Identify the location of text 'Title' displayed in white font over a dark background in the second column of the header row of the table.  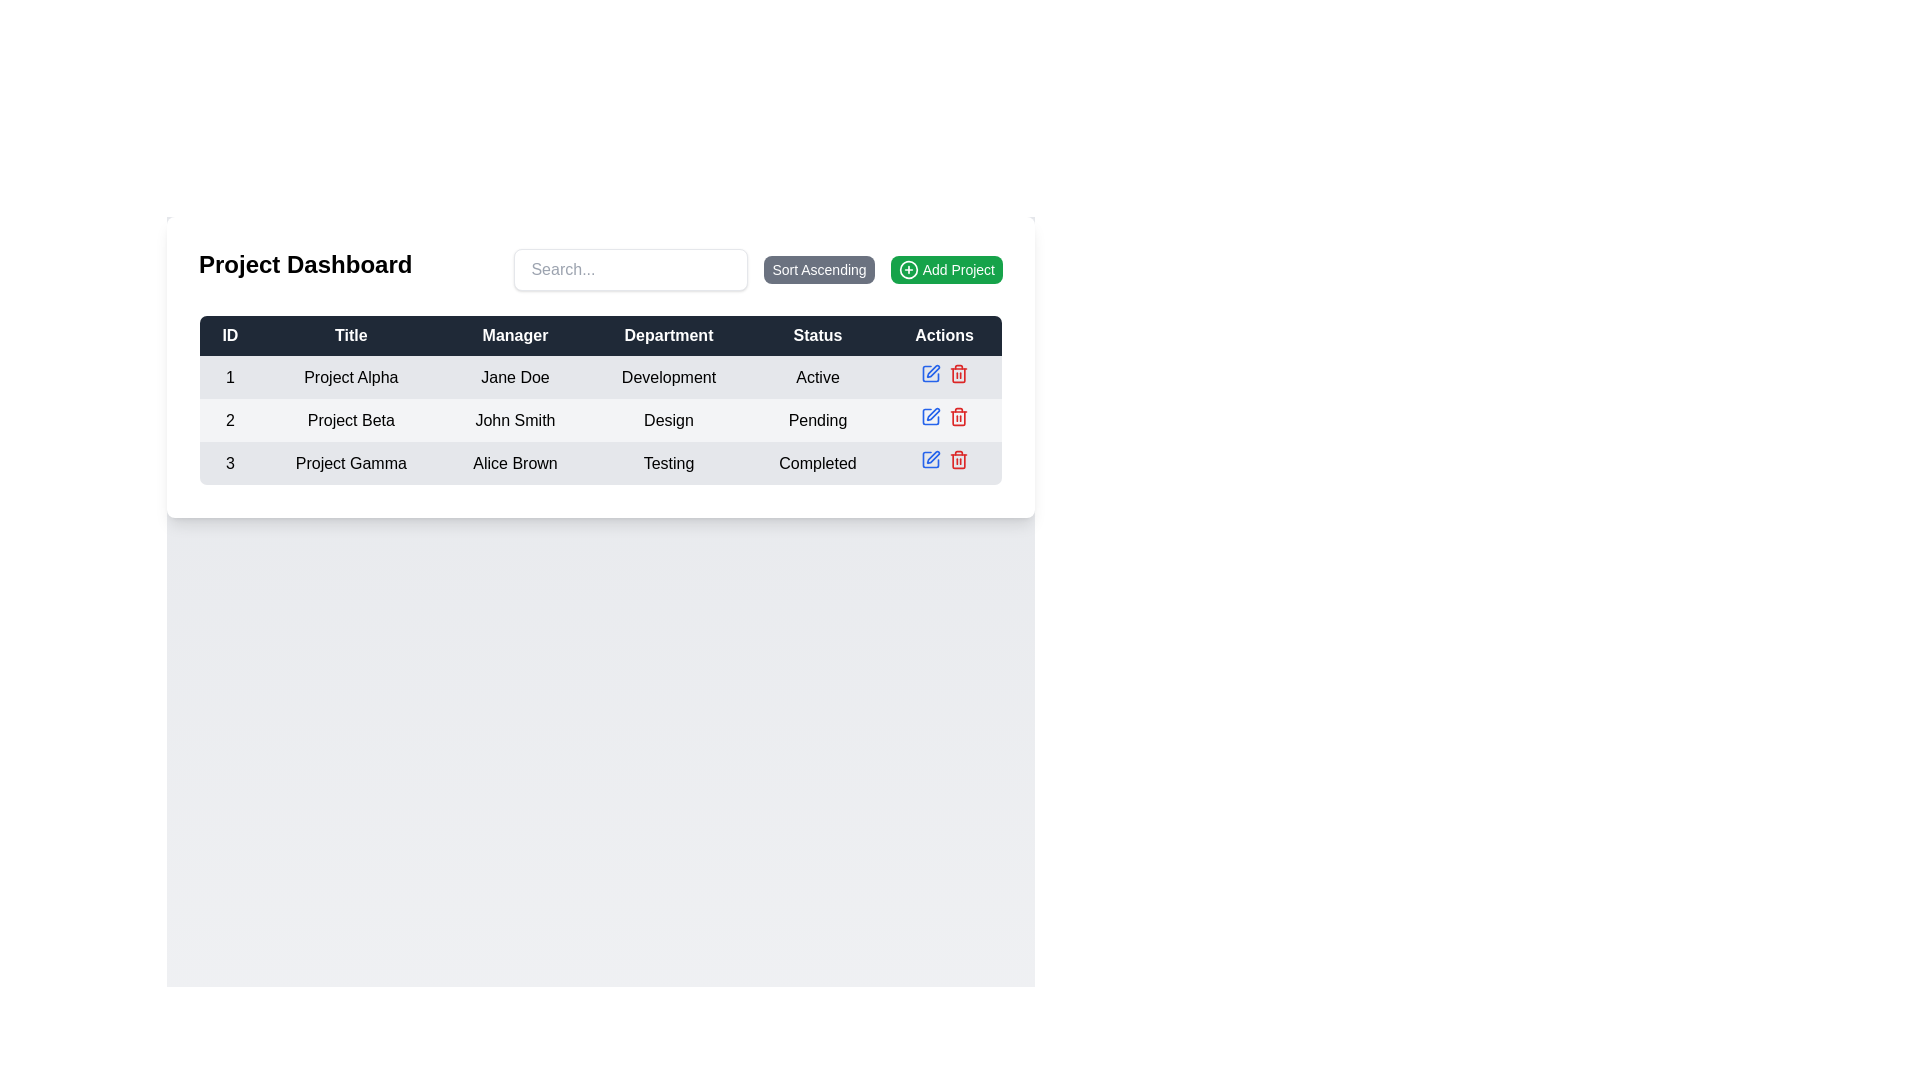
(351, 334).